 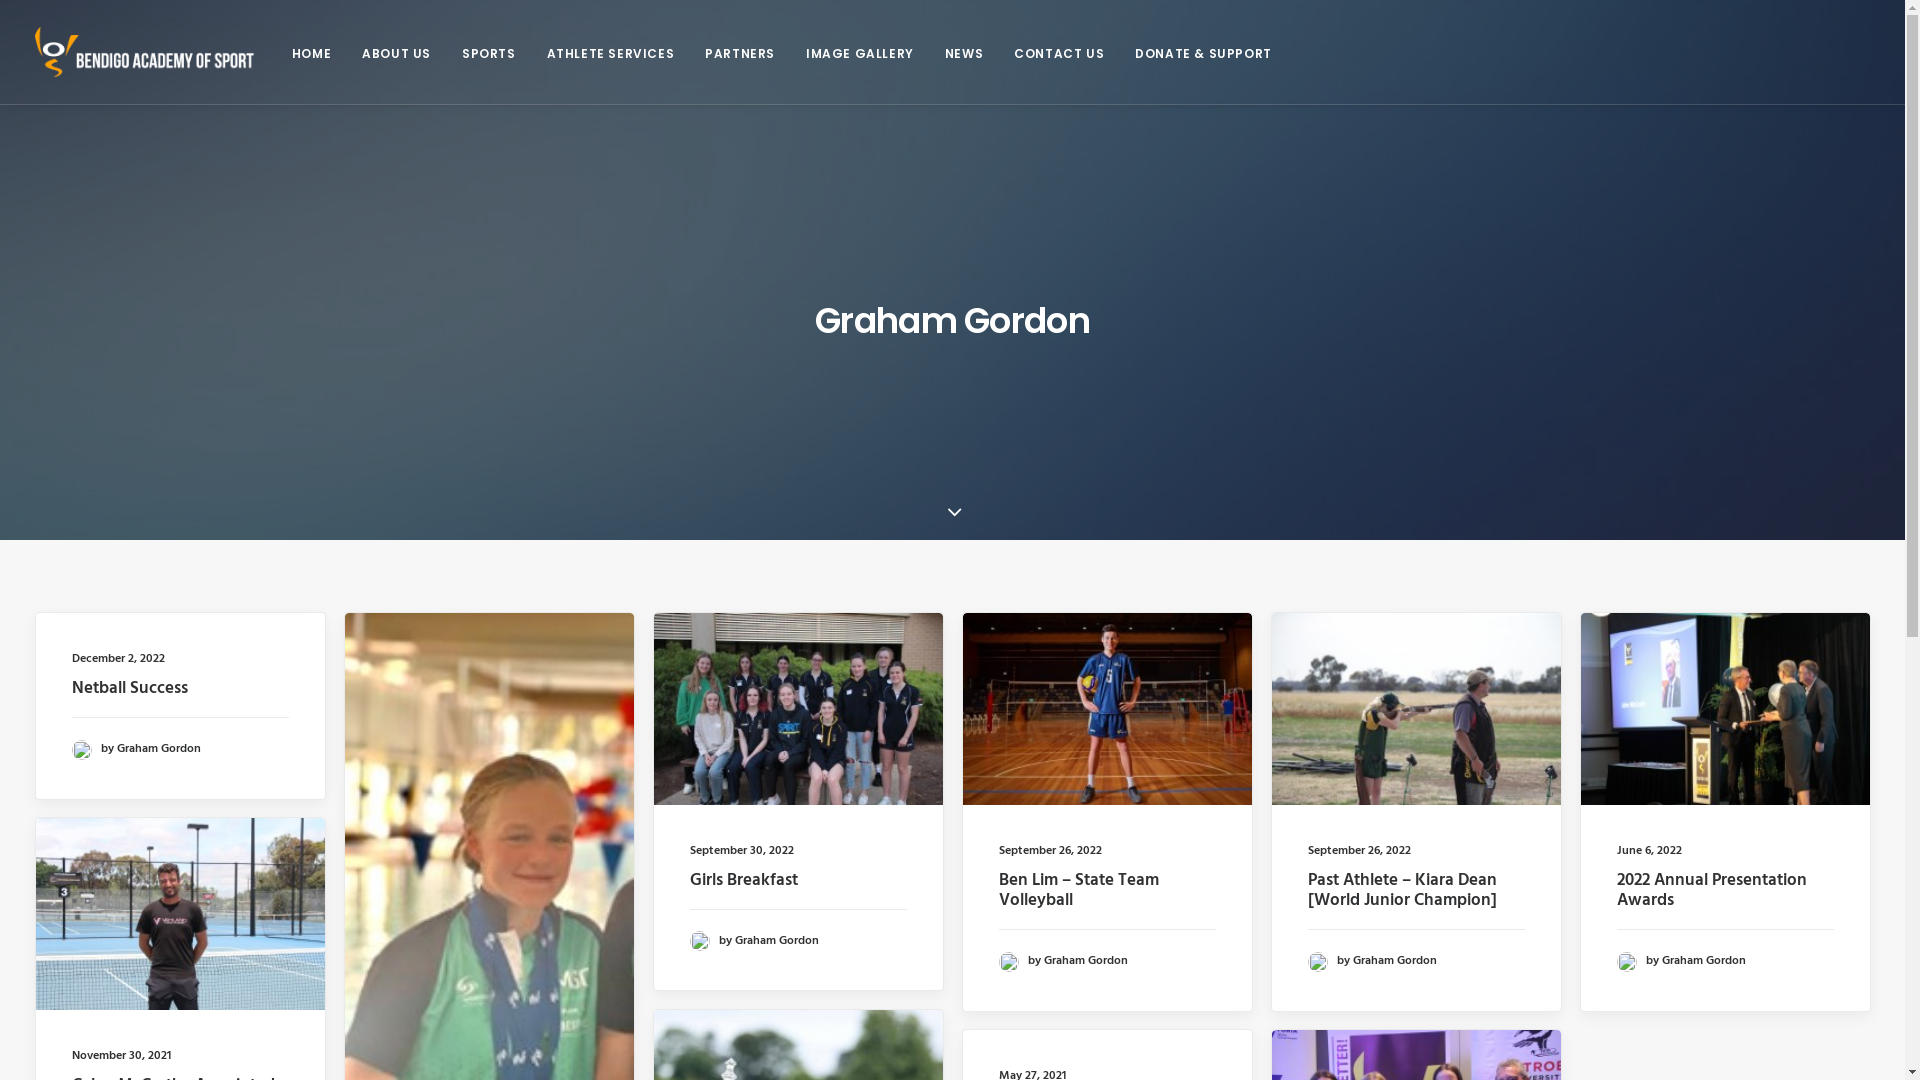 I want to click on 'DONATE & SUPPORT', so click(x=1196, y=50).